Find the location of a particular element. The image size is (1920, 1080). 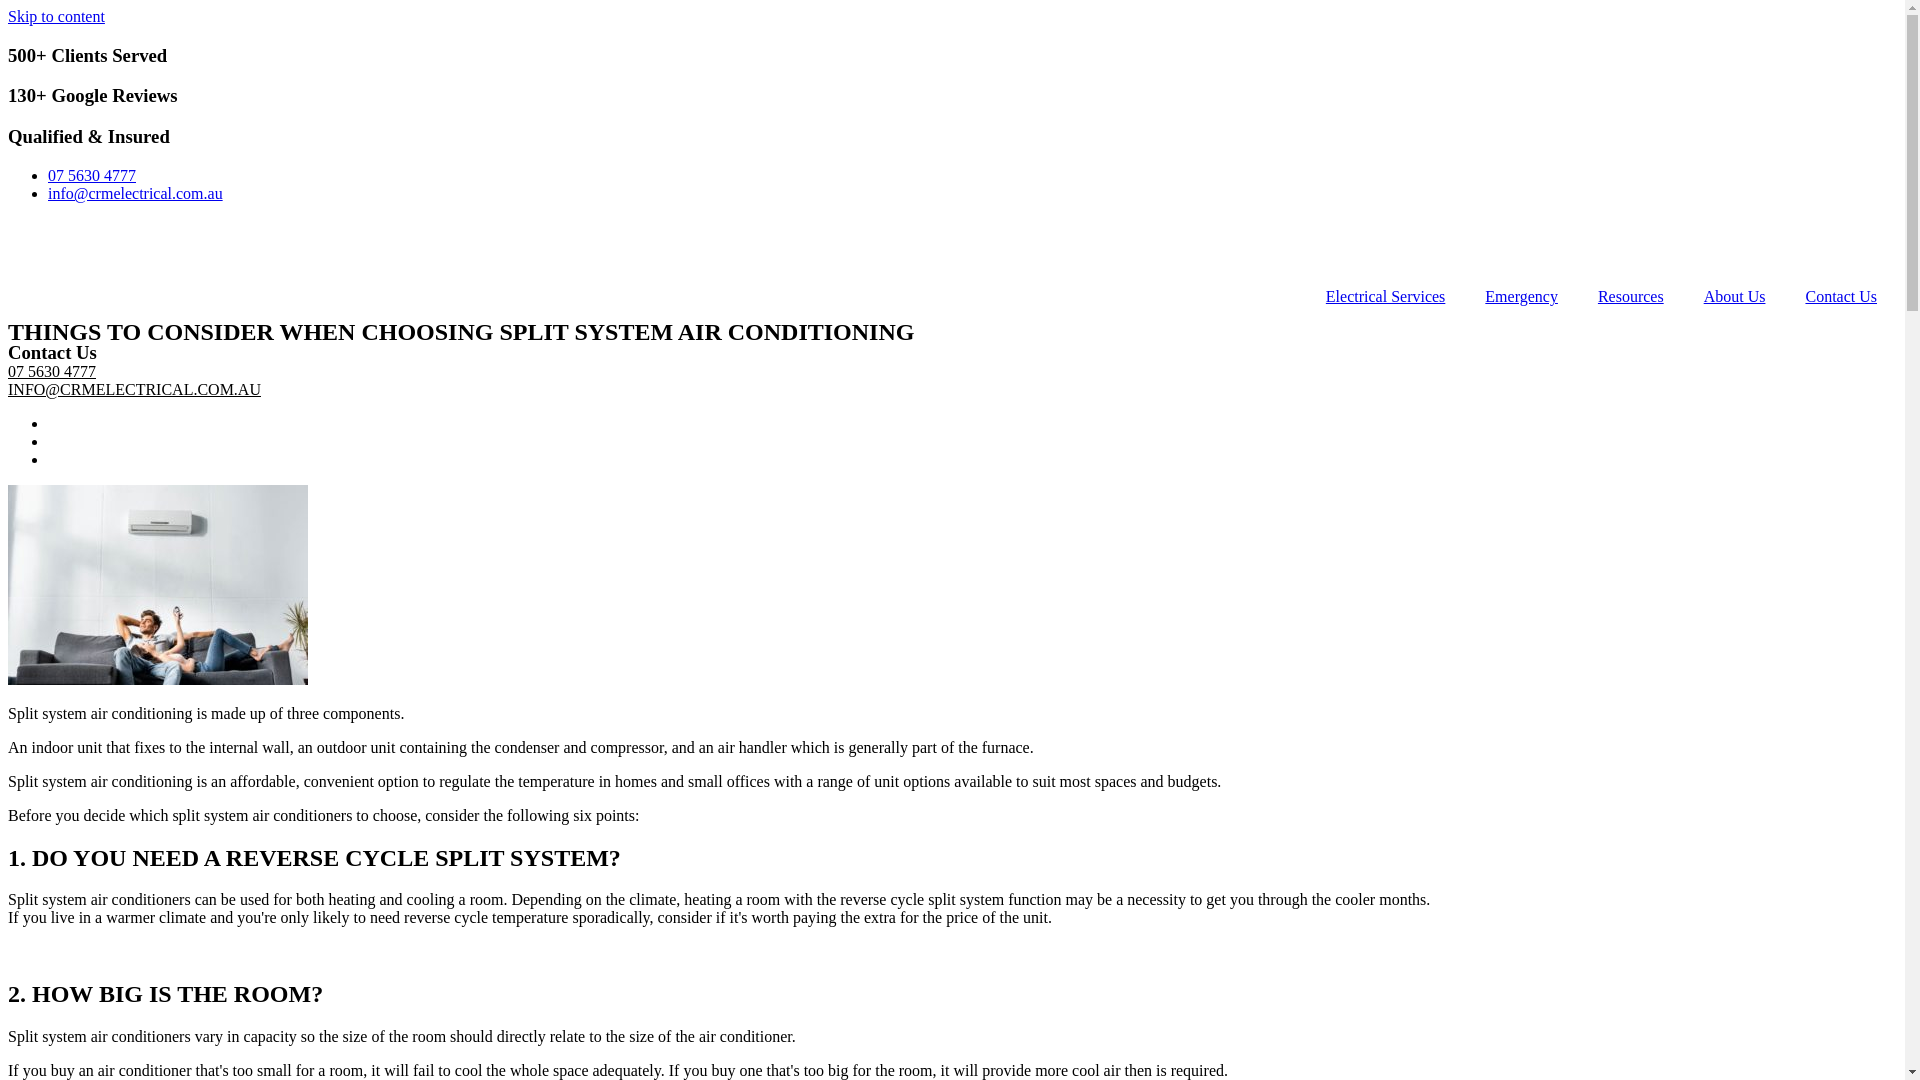

'Emergency' is located at coordinates (1520, 297).